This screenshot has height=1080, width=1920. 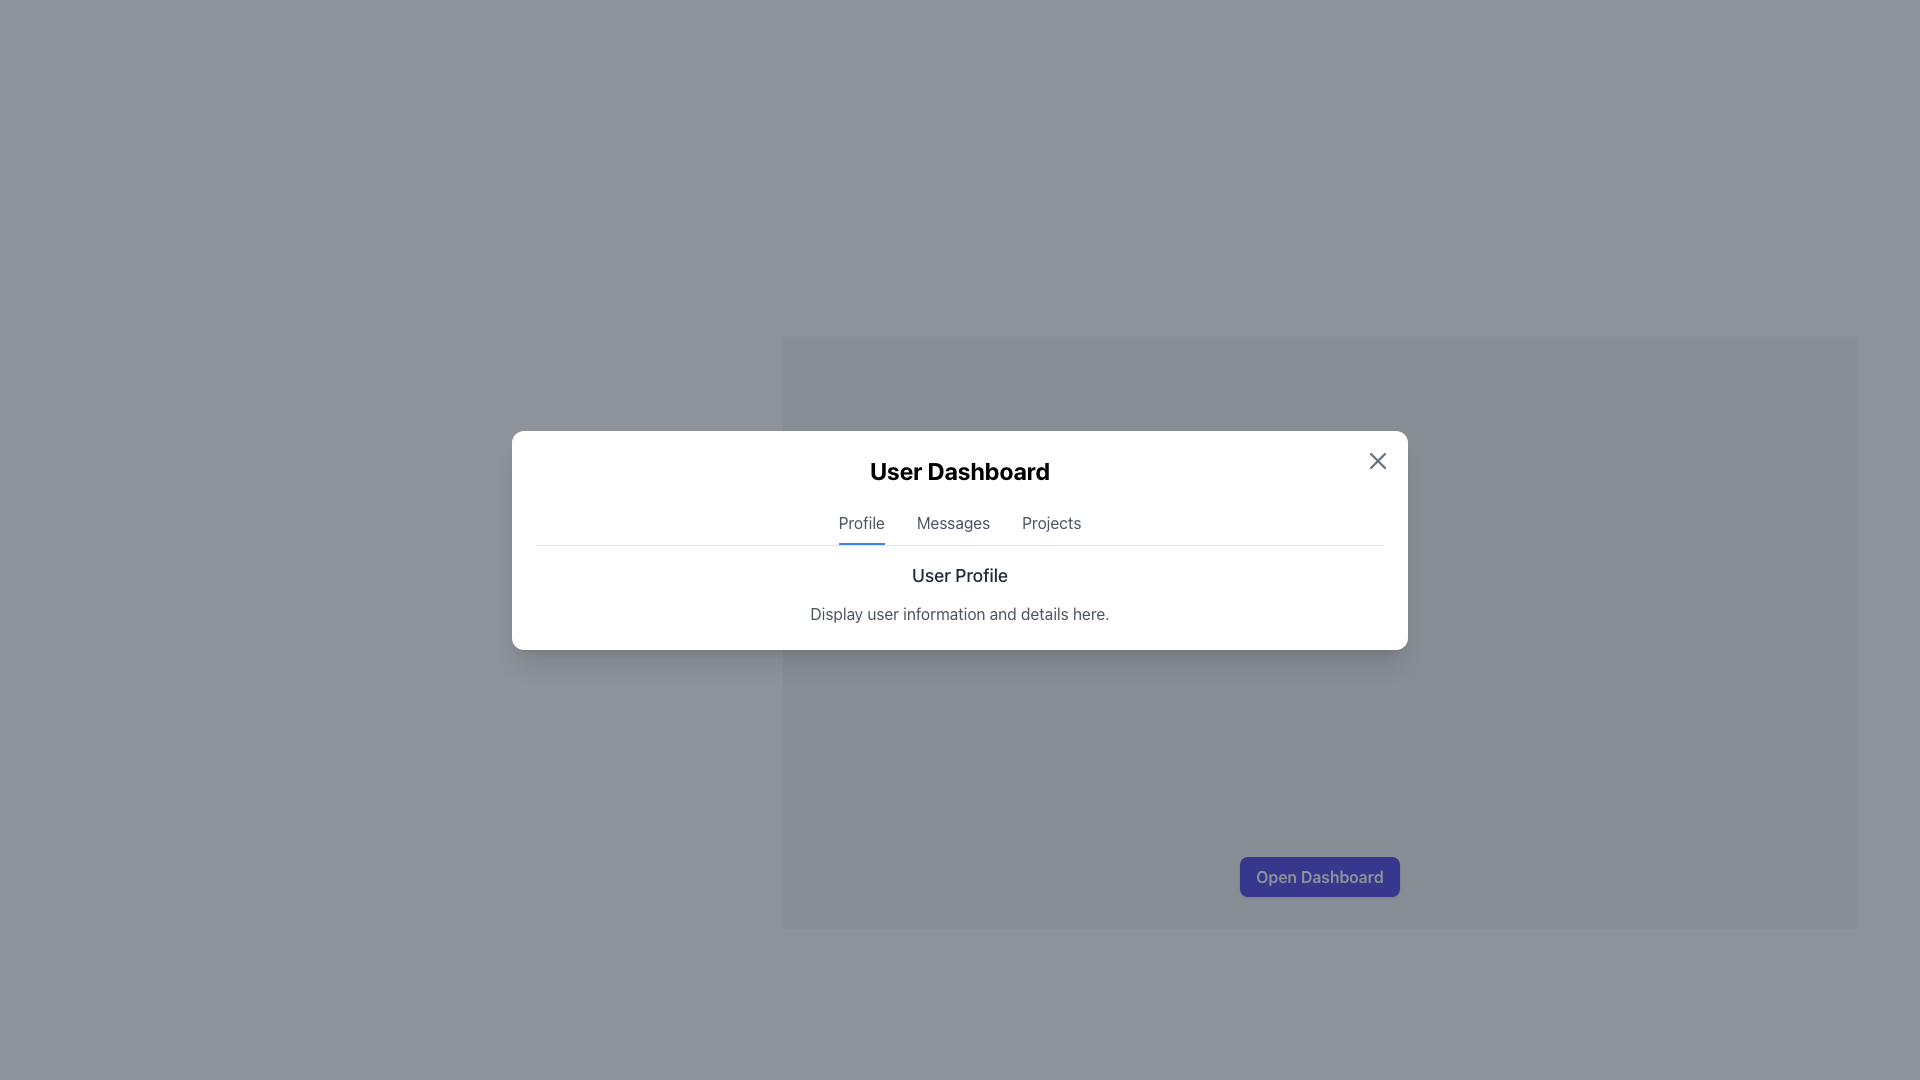 I want to click on the navigation tabs of the user profile modal interface to switch between views such as 'Profile', 'Messages', and 'Projects', so click(x=960, y=540).